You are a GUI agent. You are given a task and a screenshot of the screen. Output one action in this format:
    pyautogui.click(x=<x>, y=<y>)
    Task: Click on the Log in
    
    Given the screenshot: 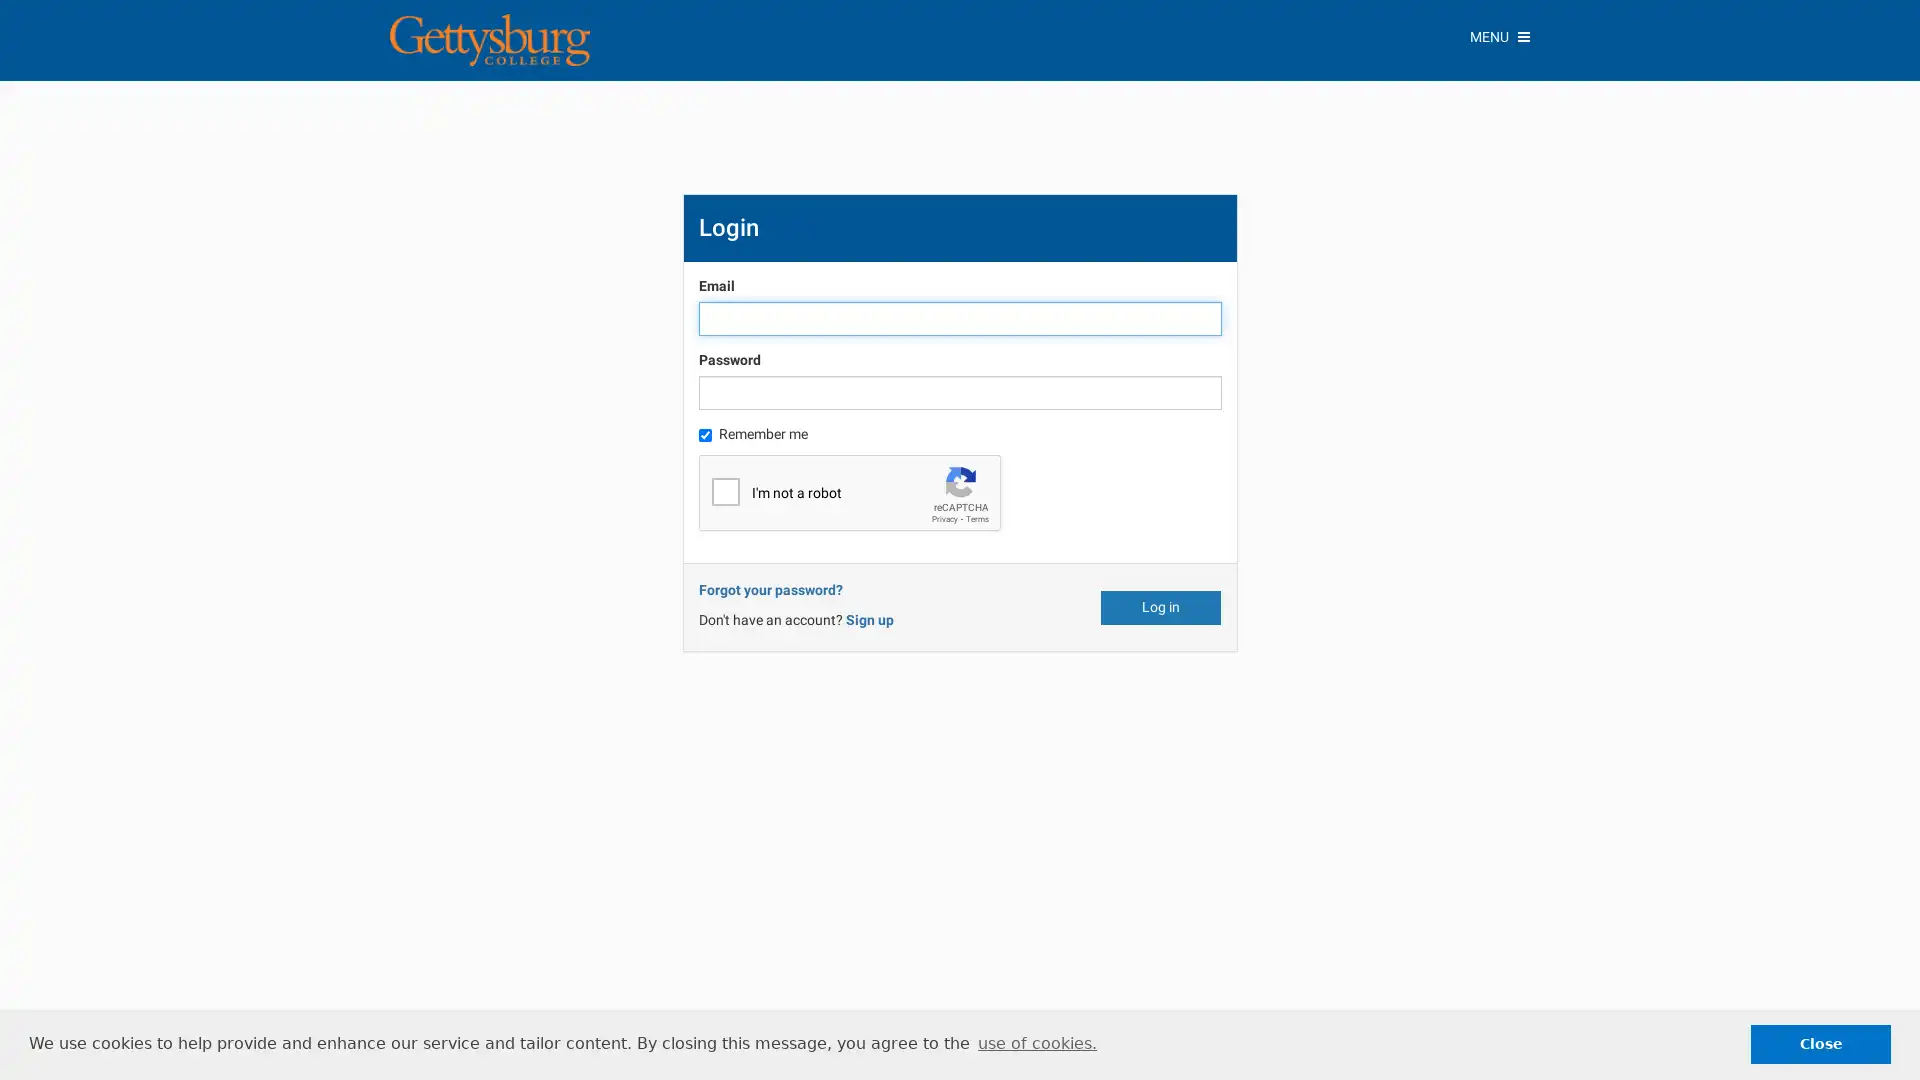 What is the action you would take?
    pyautogui.click(x=1161, y=605)
    